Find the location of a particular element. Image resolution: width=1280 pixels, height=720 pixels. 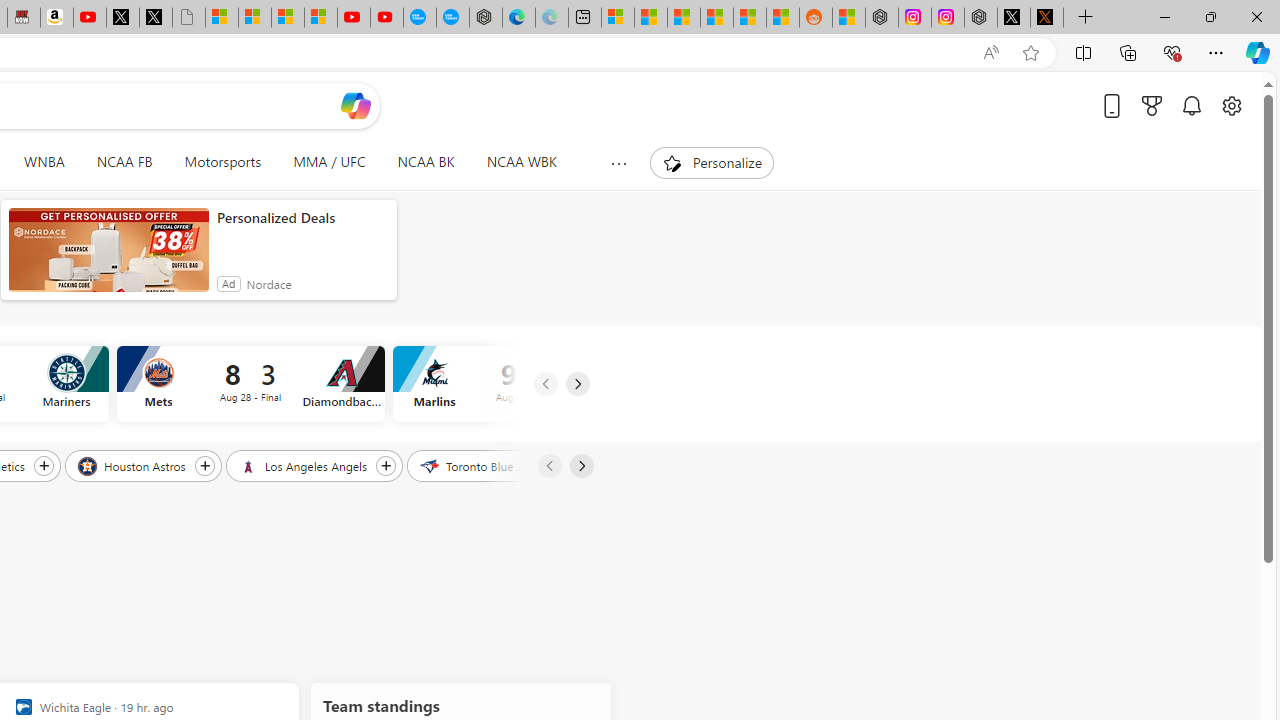

'Next' is located at coordinates (580, 465).